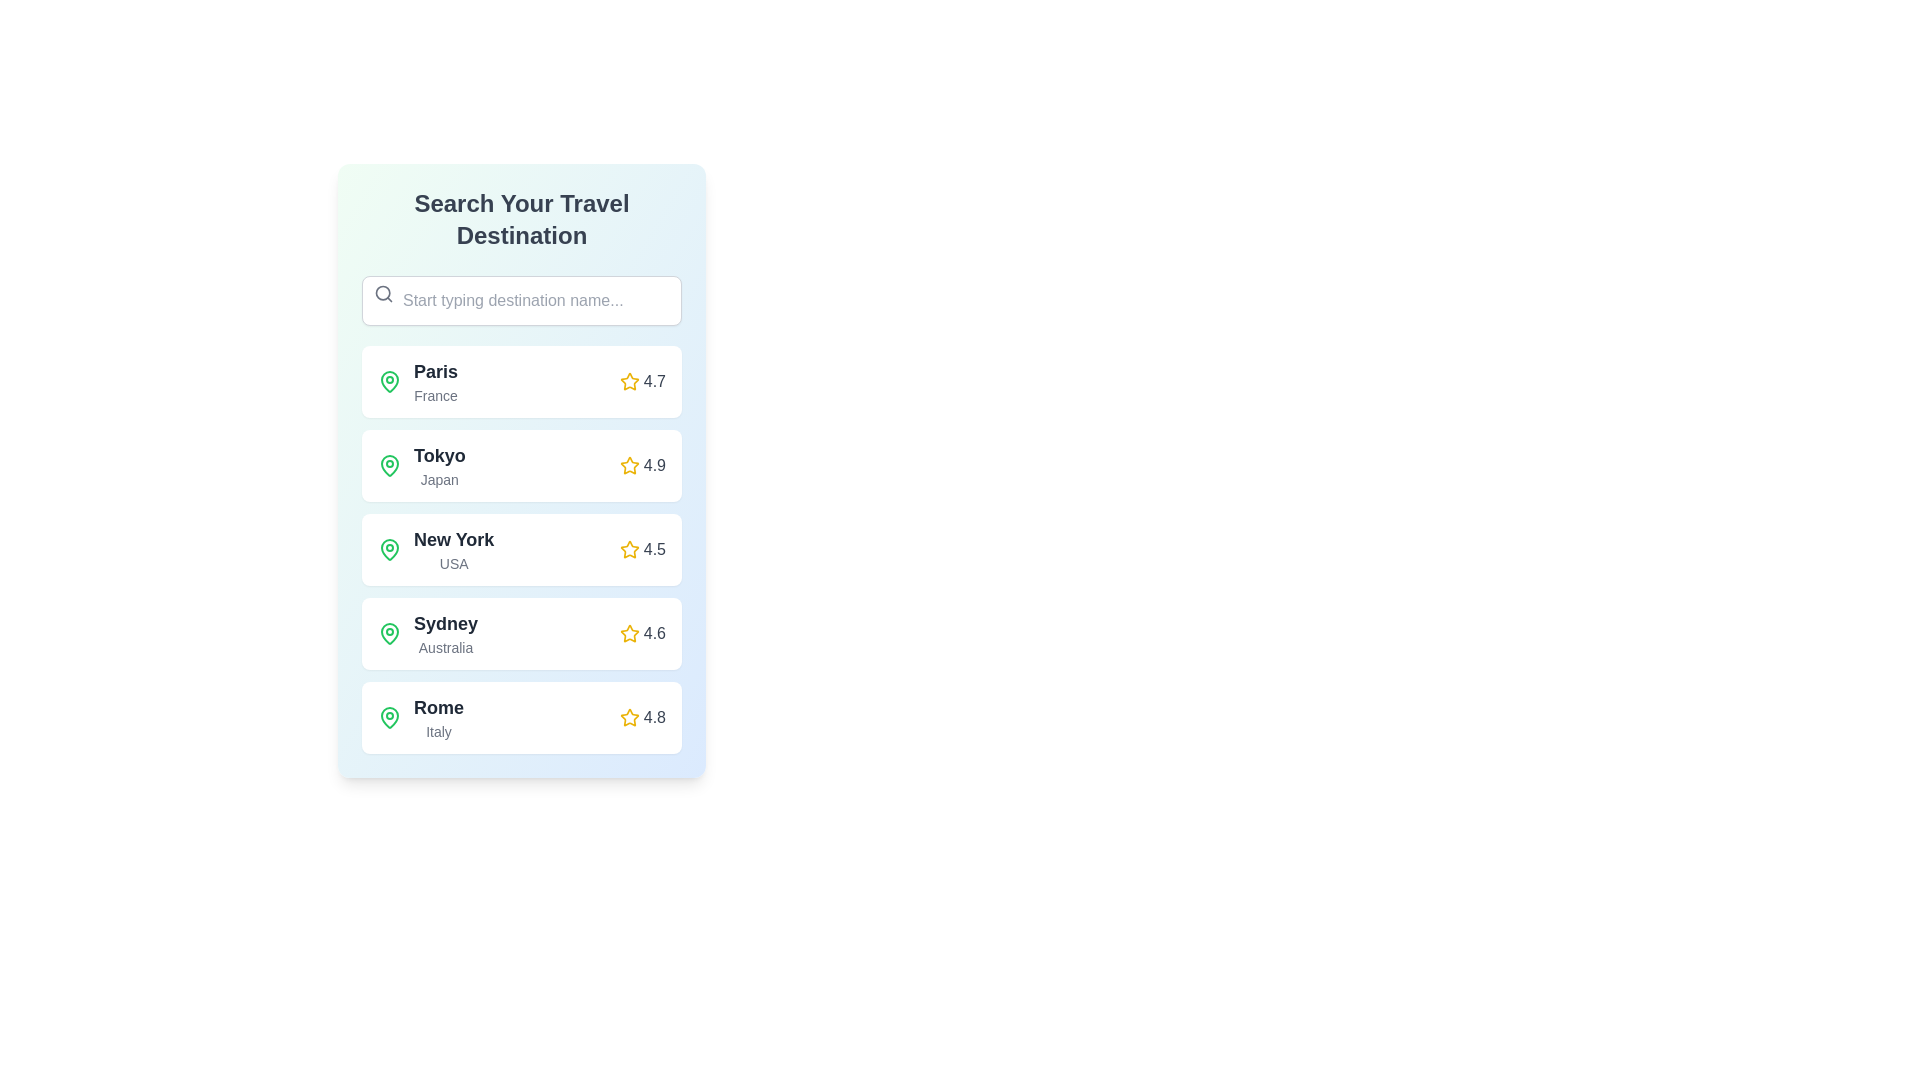 The image size is (1920, 1080). Describe the element at coordinates (628, 633) in the screenshot. I see `the third star icon for the 'Sydney, Australia' destination` at that location.